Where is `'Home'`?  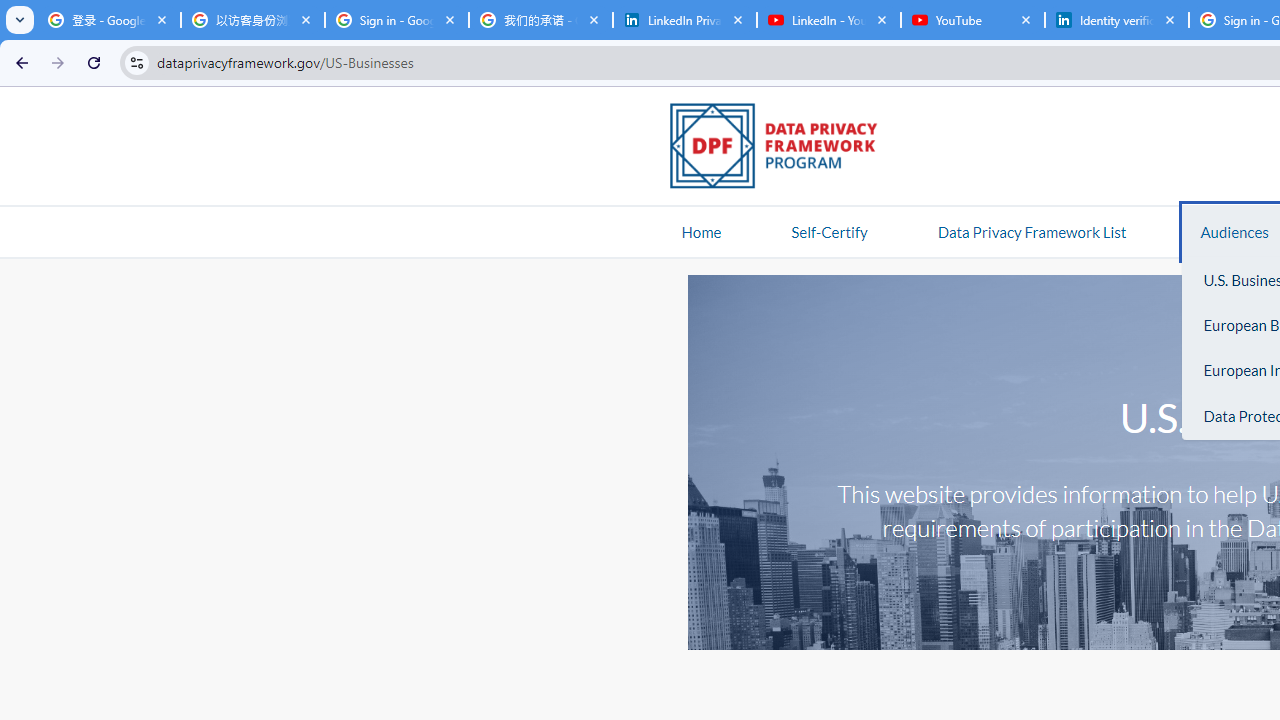 'Home' is located at coordinates (701, 230).